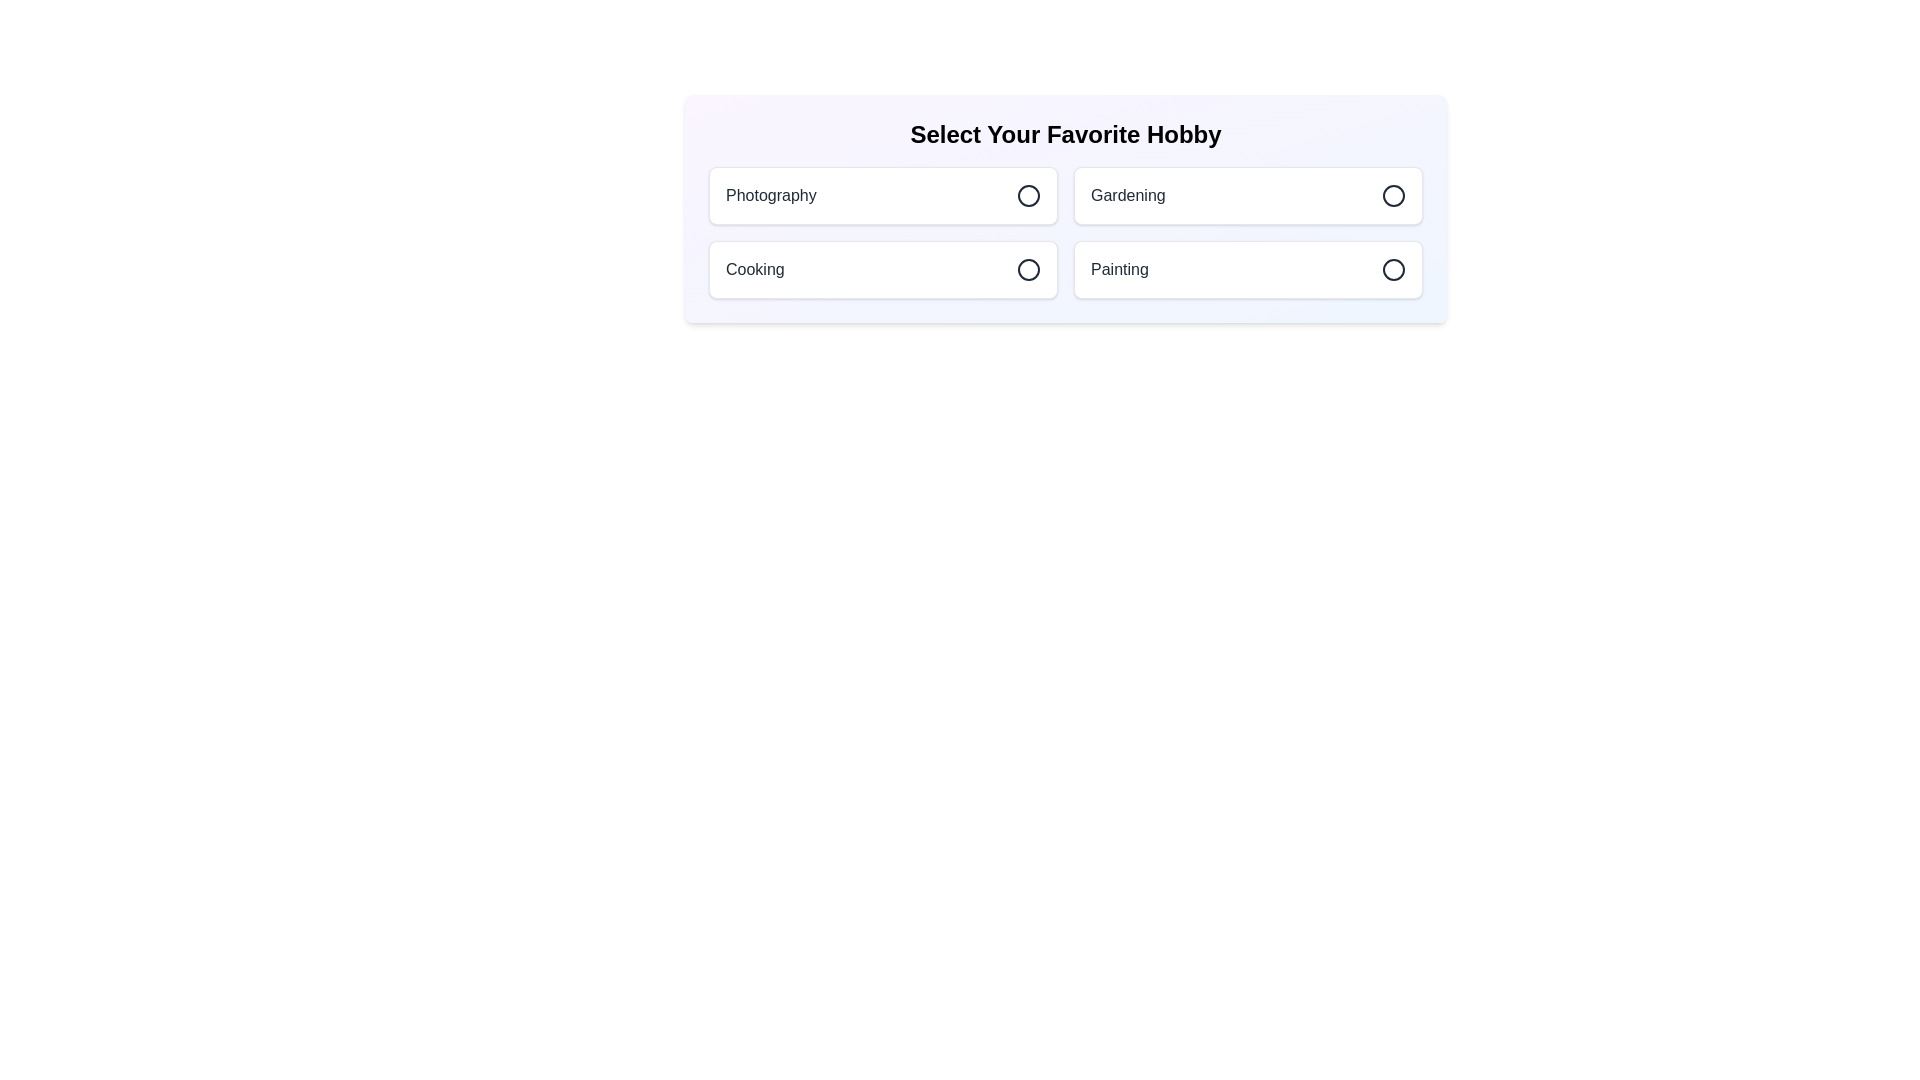 The width and height of the screenshot is (1920, 1080). I want to click on the circular radio button located in the 'Cooking' card on the right side of the text content, so click(1028, 270).